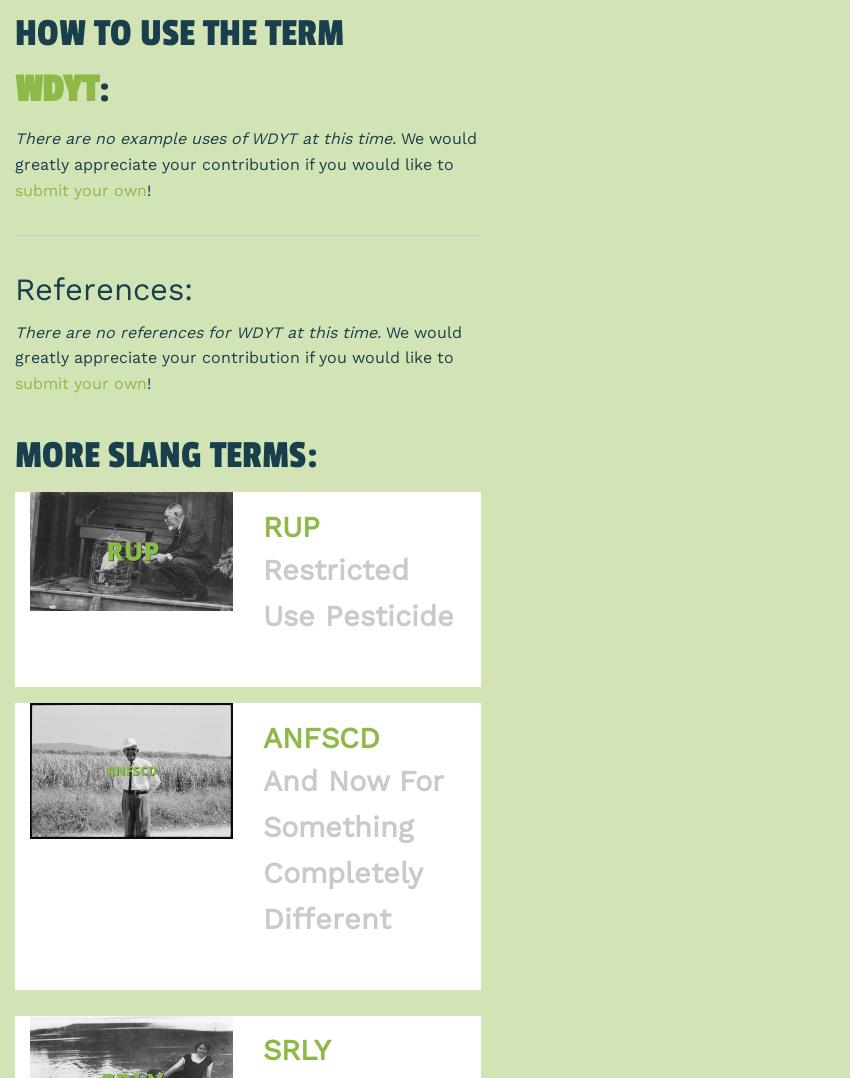 This screenshot has height=1078, width=850. What do you see at coordinates (356, 592) in the screenshot?
I see `'Restricted Use Pesticide'` at bounding box center [356, 592].